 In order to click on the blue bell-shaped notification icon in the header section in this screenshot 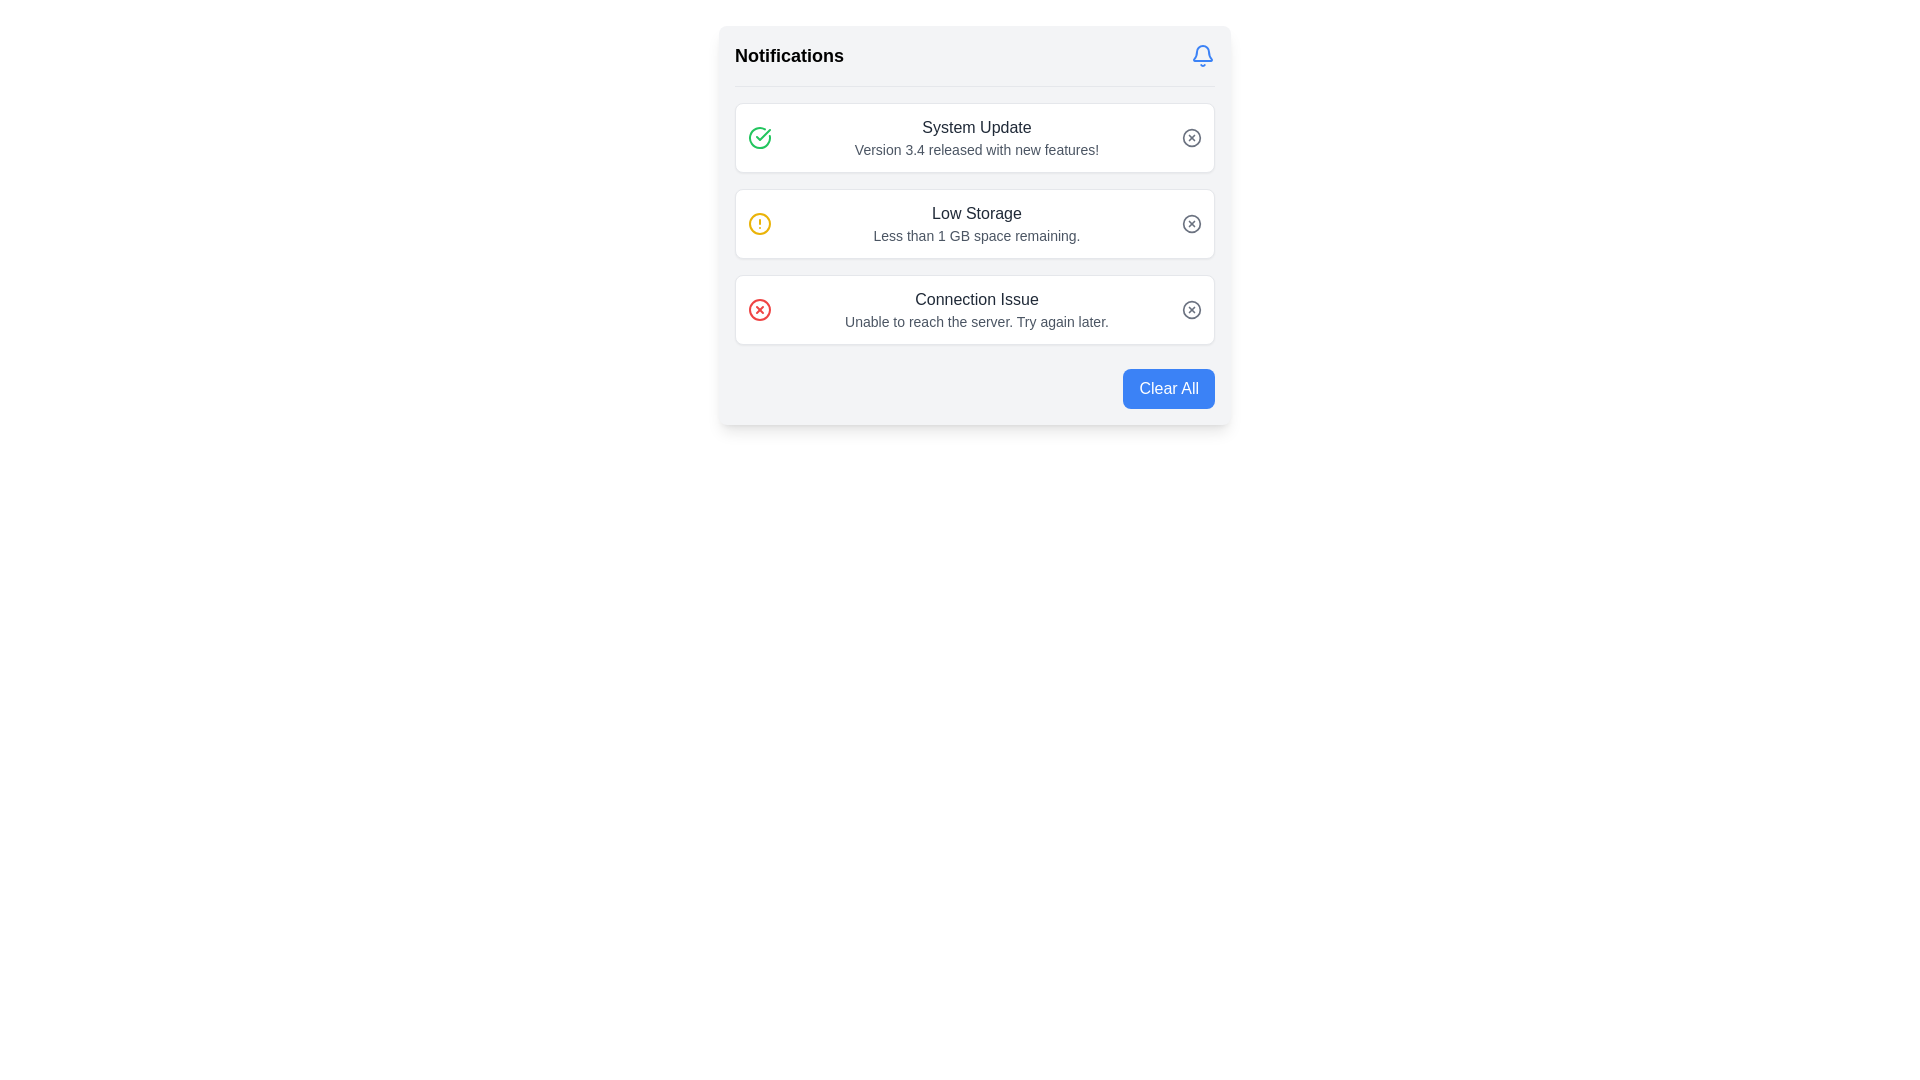, I will do `click(1202, 55)`.